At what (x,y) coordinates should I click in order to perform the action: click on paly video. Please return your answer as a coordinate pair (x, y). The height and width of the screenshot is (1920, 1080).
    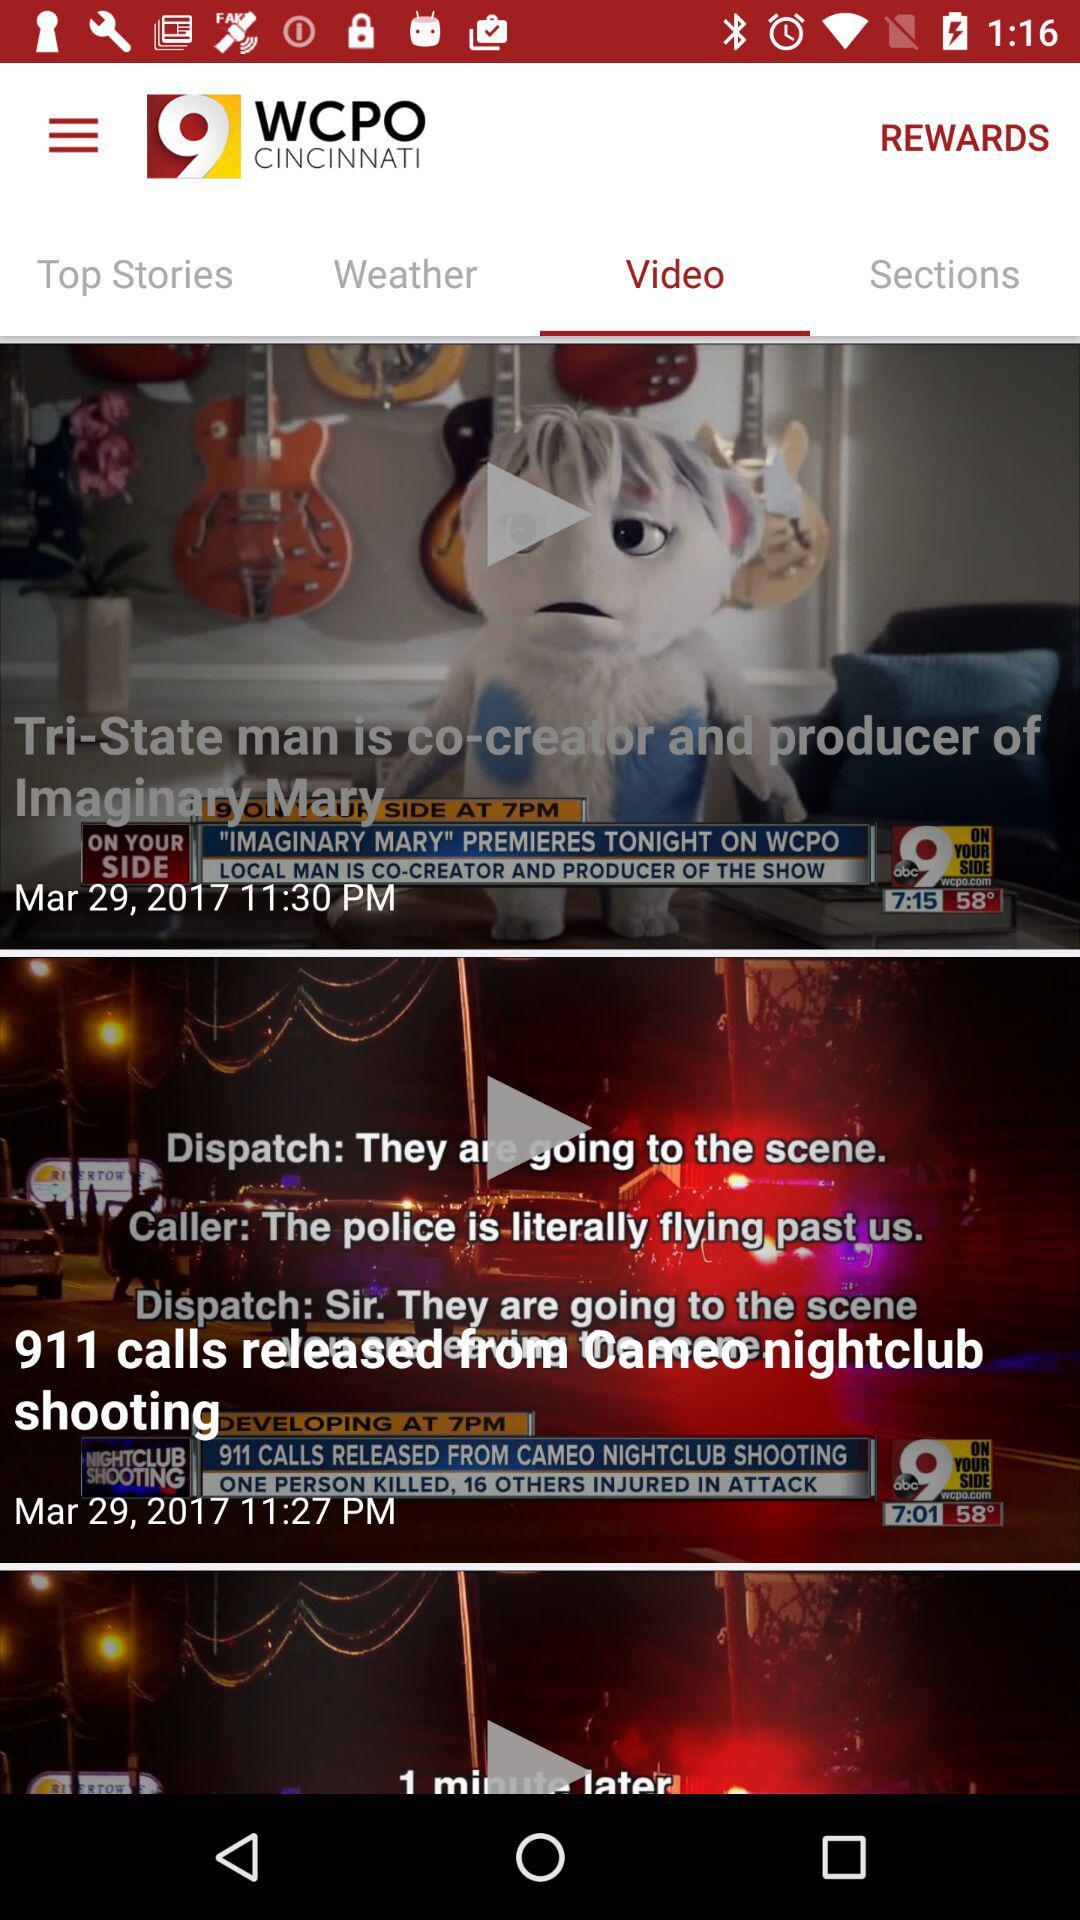
    Looking at the image, I should click on (540, 1258).